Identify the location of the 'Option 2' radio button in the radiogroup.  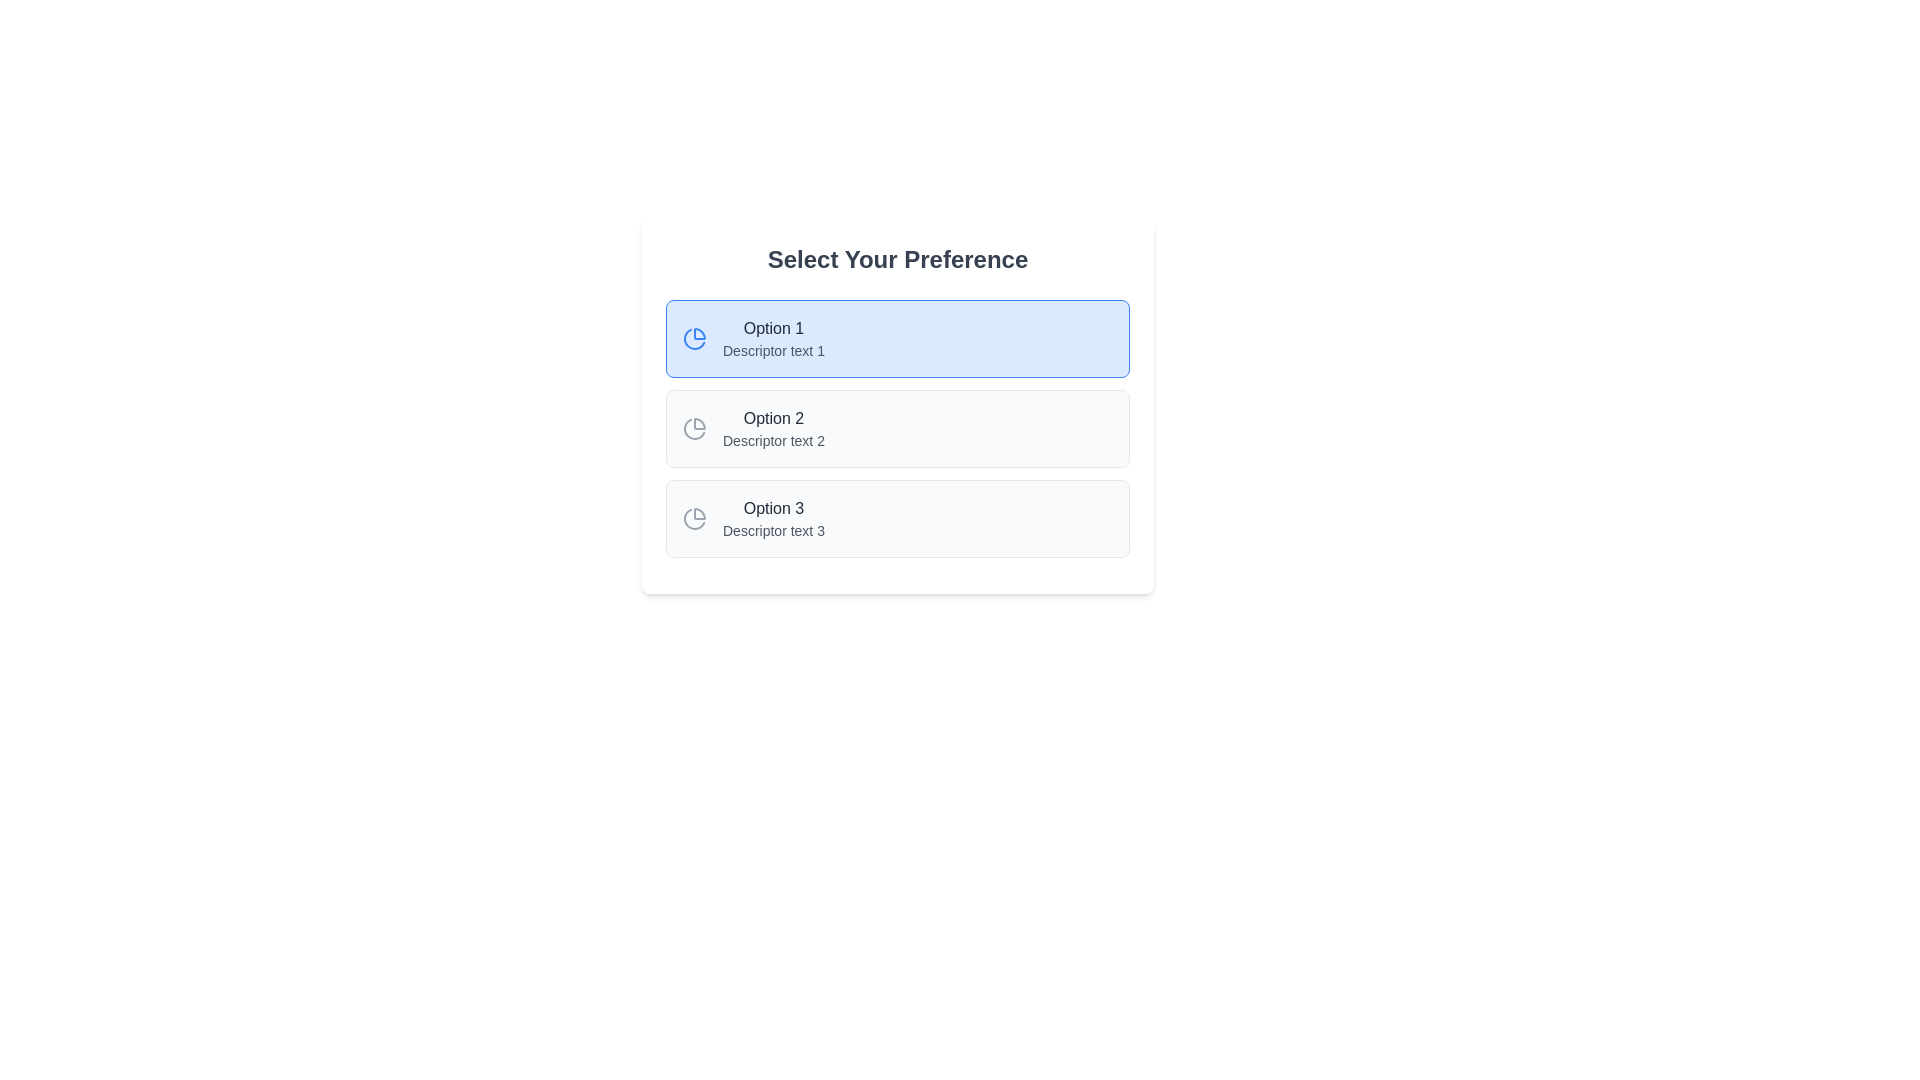
(896, 406).